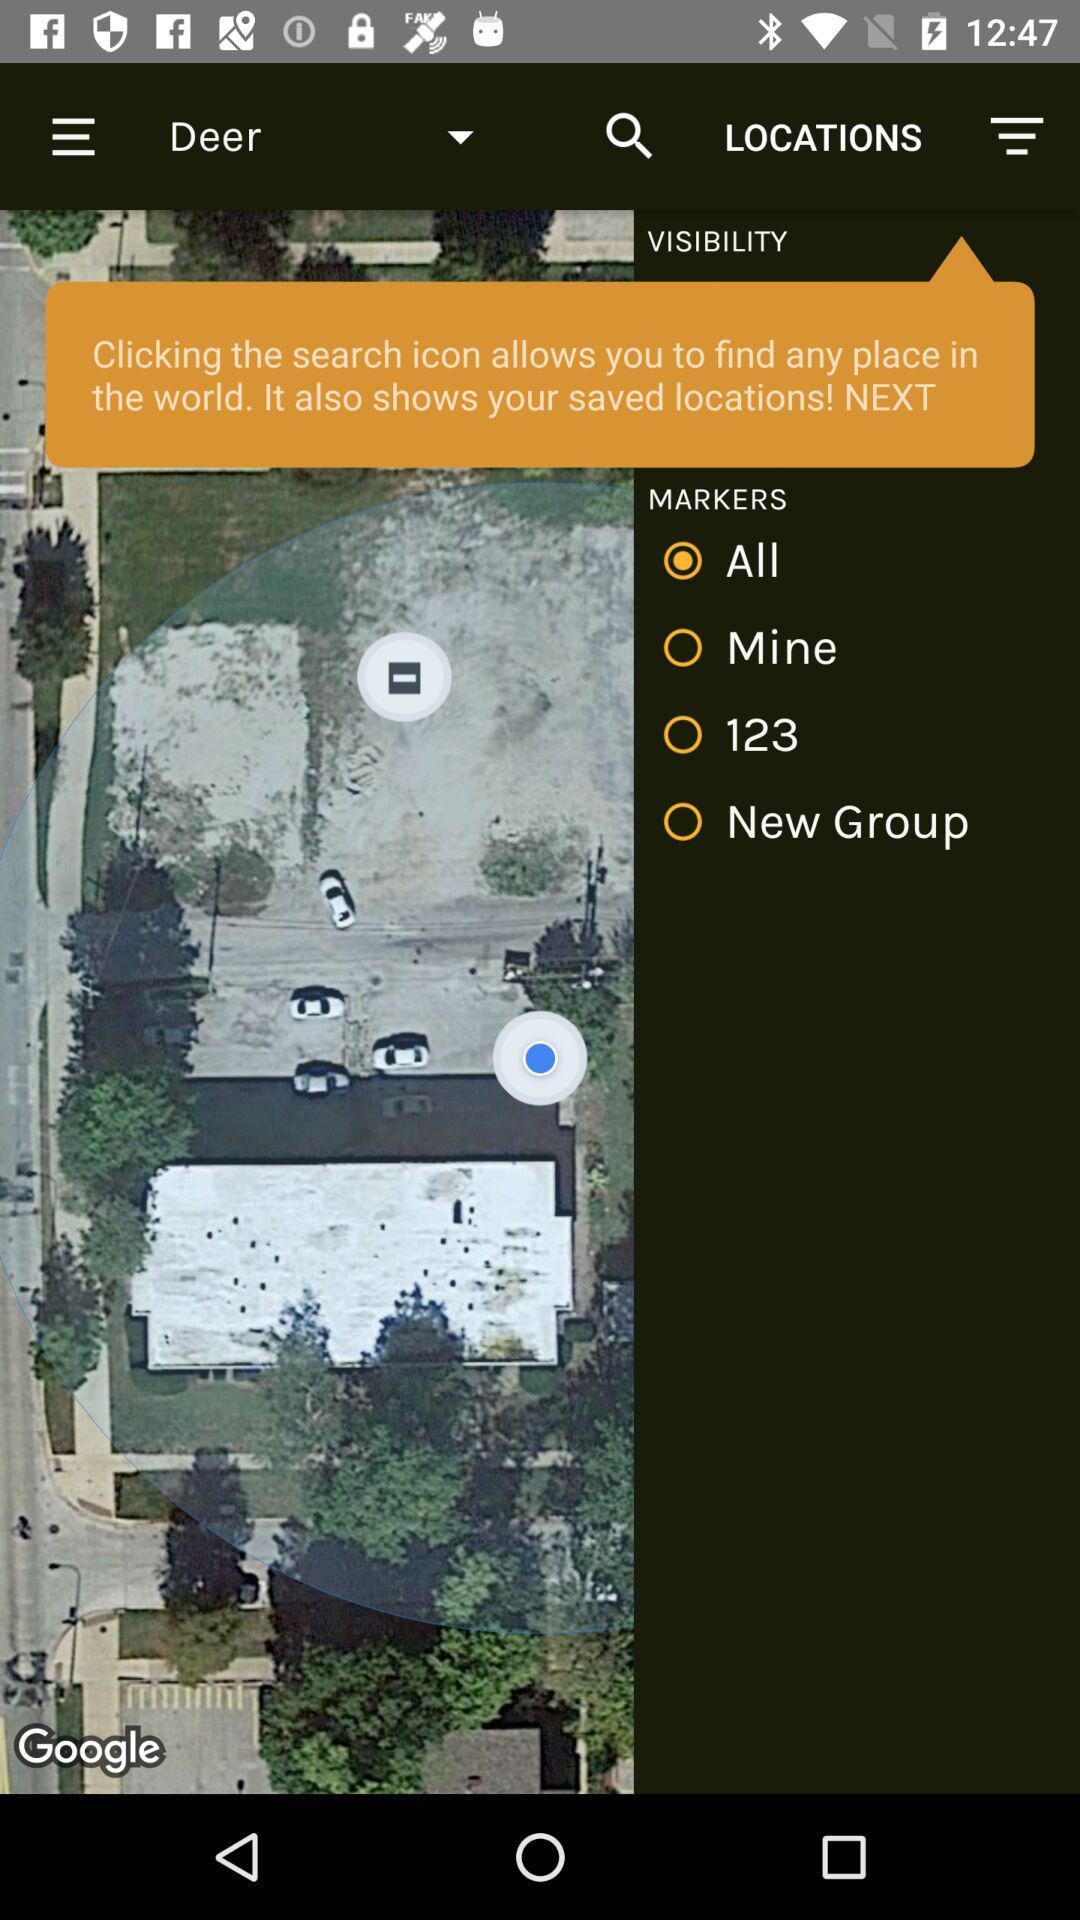  I want to click on the text google is written at the bottom of the page, so click(92, 1751).